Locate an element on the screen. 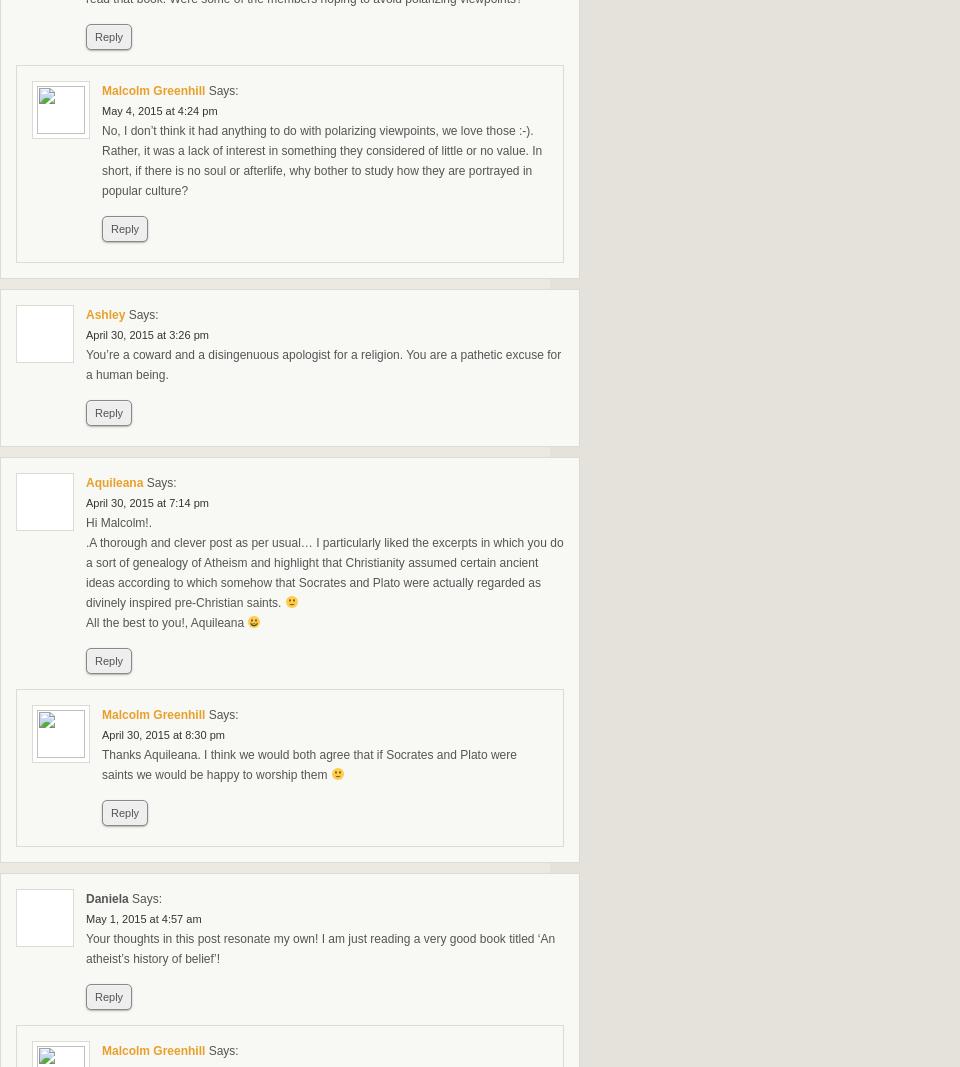 The width and height of the screenshot is (960, 1067). 'No, I don’t think it had anything to do with polarizing viewpoints, we love those :-). Rather, it was a lack of interest in something they considered of little or no value. In short, if there is no soul or afterlife, why bother to study how they are portrayed in popular culture?' is located at coordinates (101, 160).